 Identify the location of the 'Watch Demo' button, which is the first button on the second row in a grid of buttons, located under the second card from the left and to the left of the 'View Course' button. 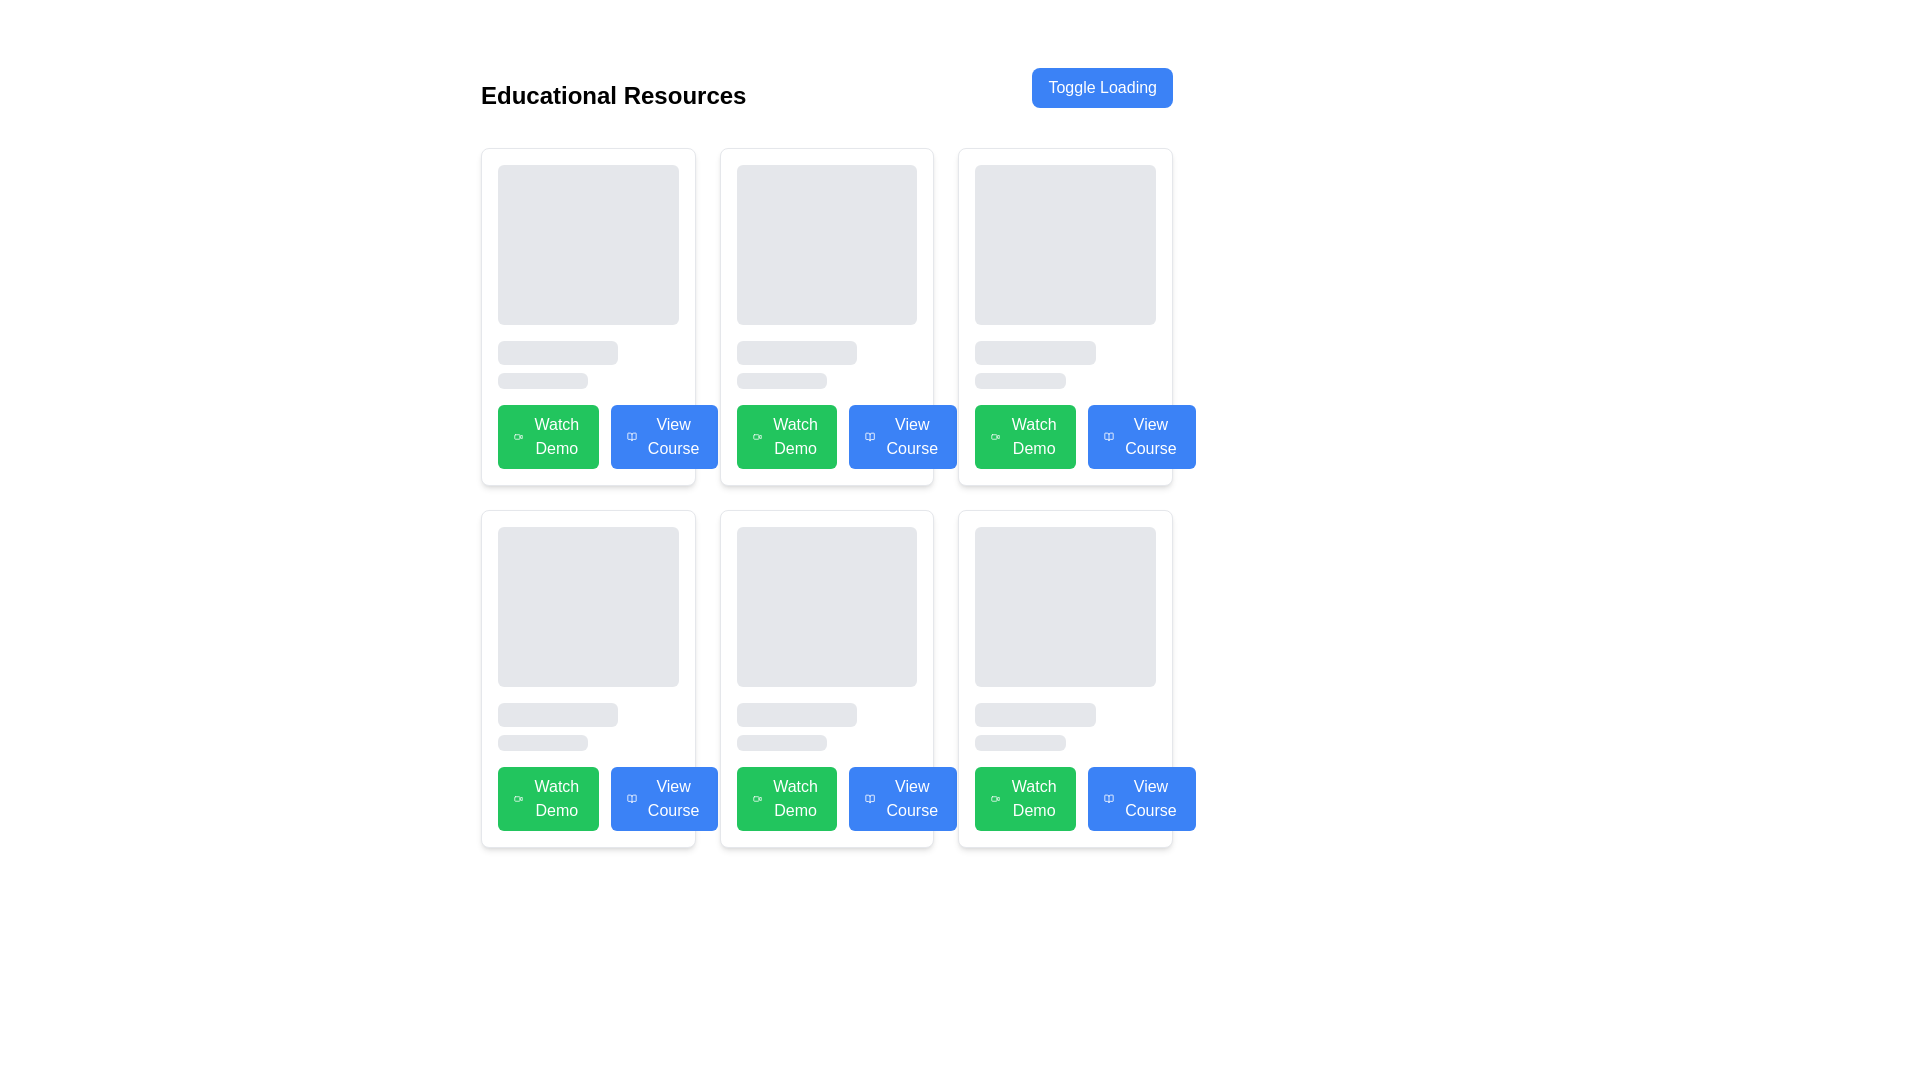
(826, 435).